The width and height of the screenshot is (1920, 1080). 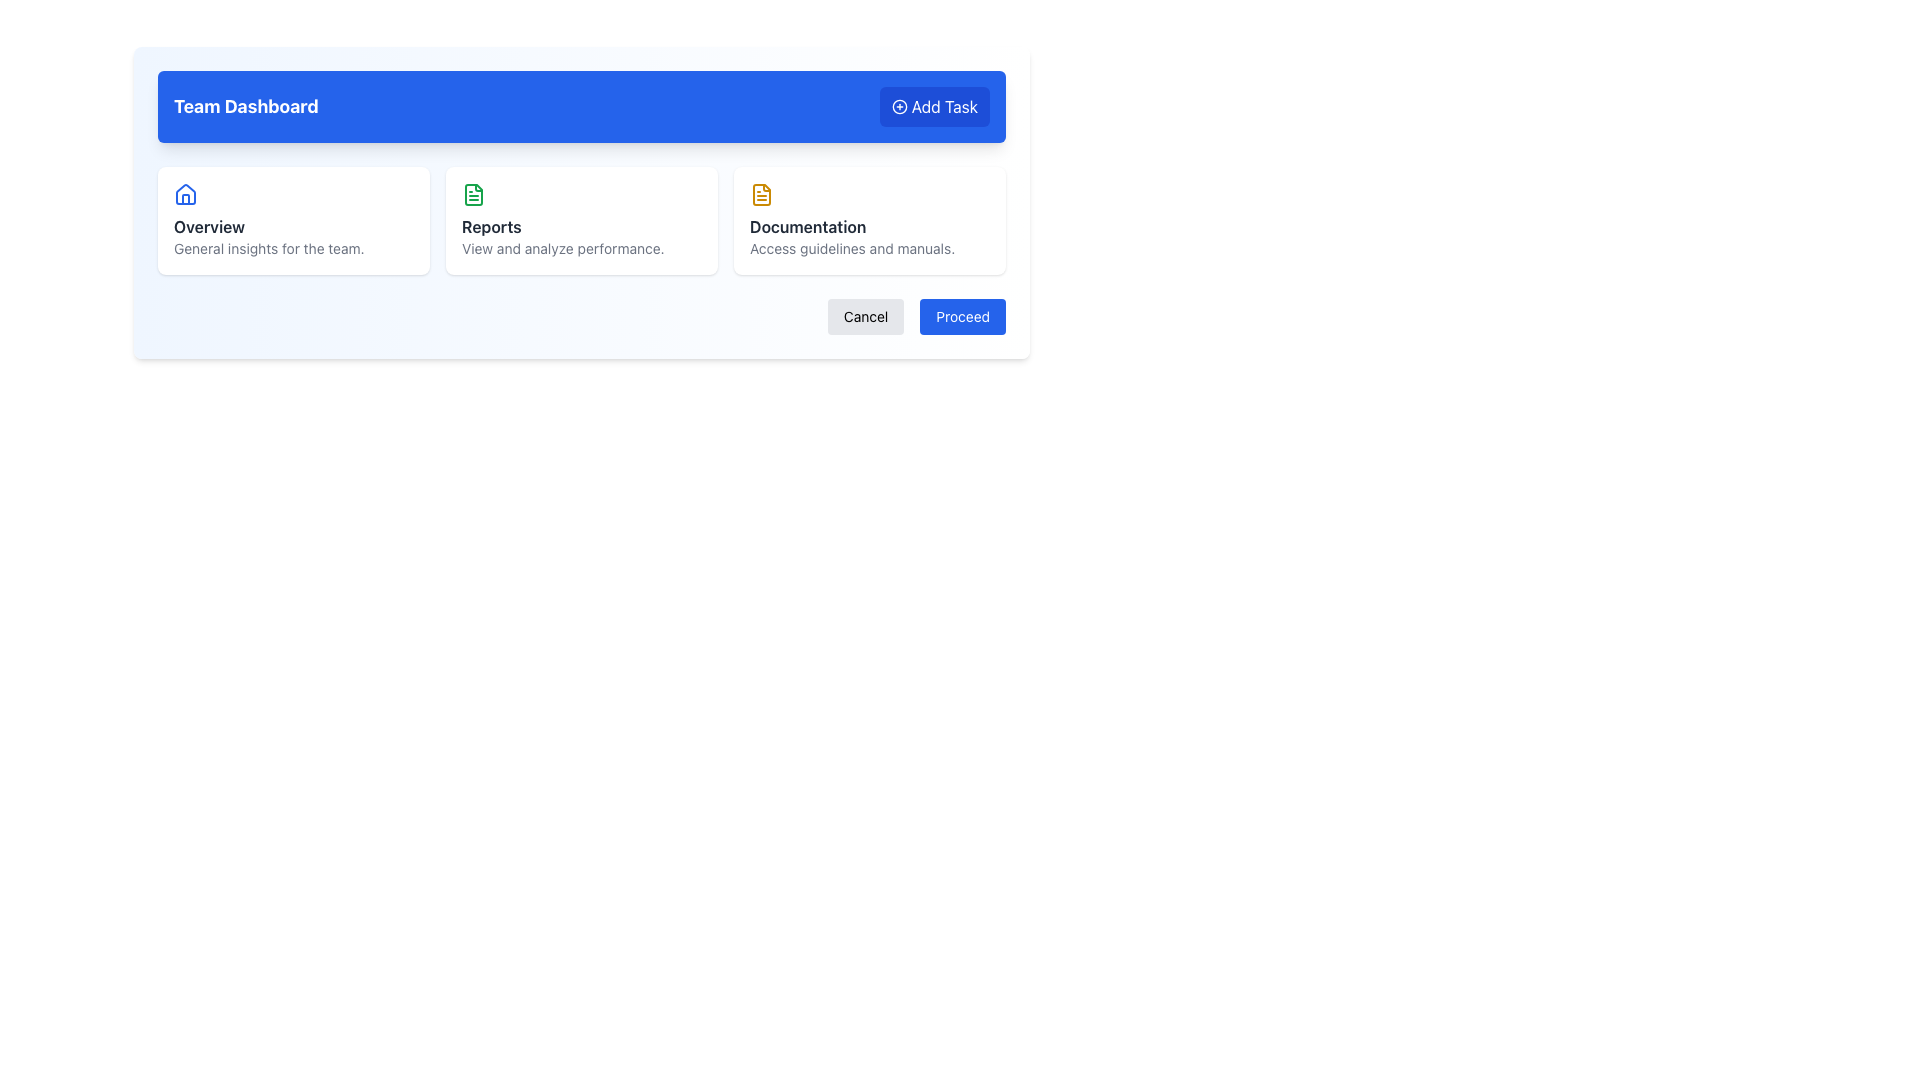 I want to click on the house icon with a blue outline located above the 'Overview' text in the 'Team Dashboard' section, so click(x=186, y=193).